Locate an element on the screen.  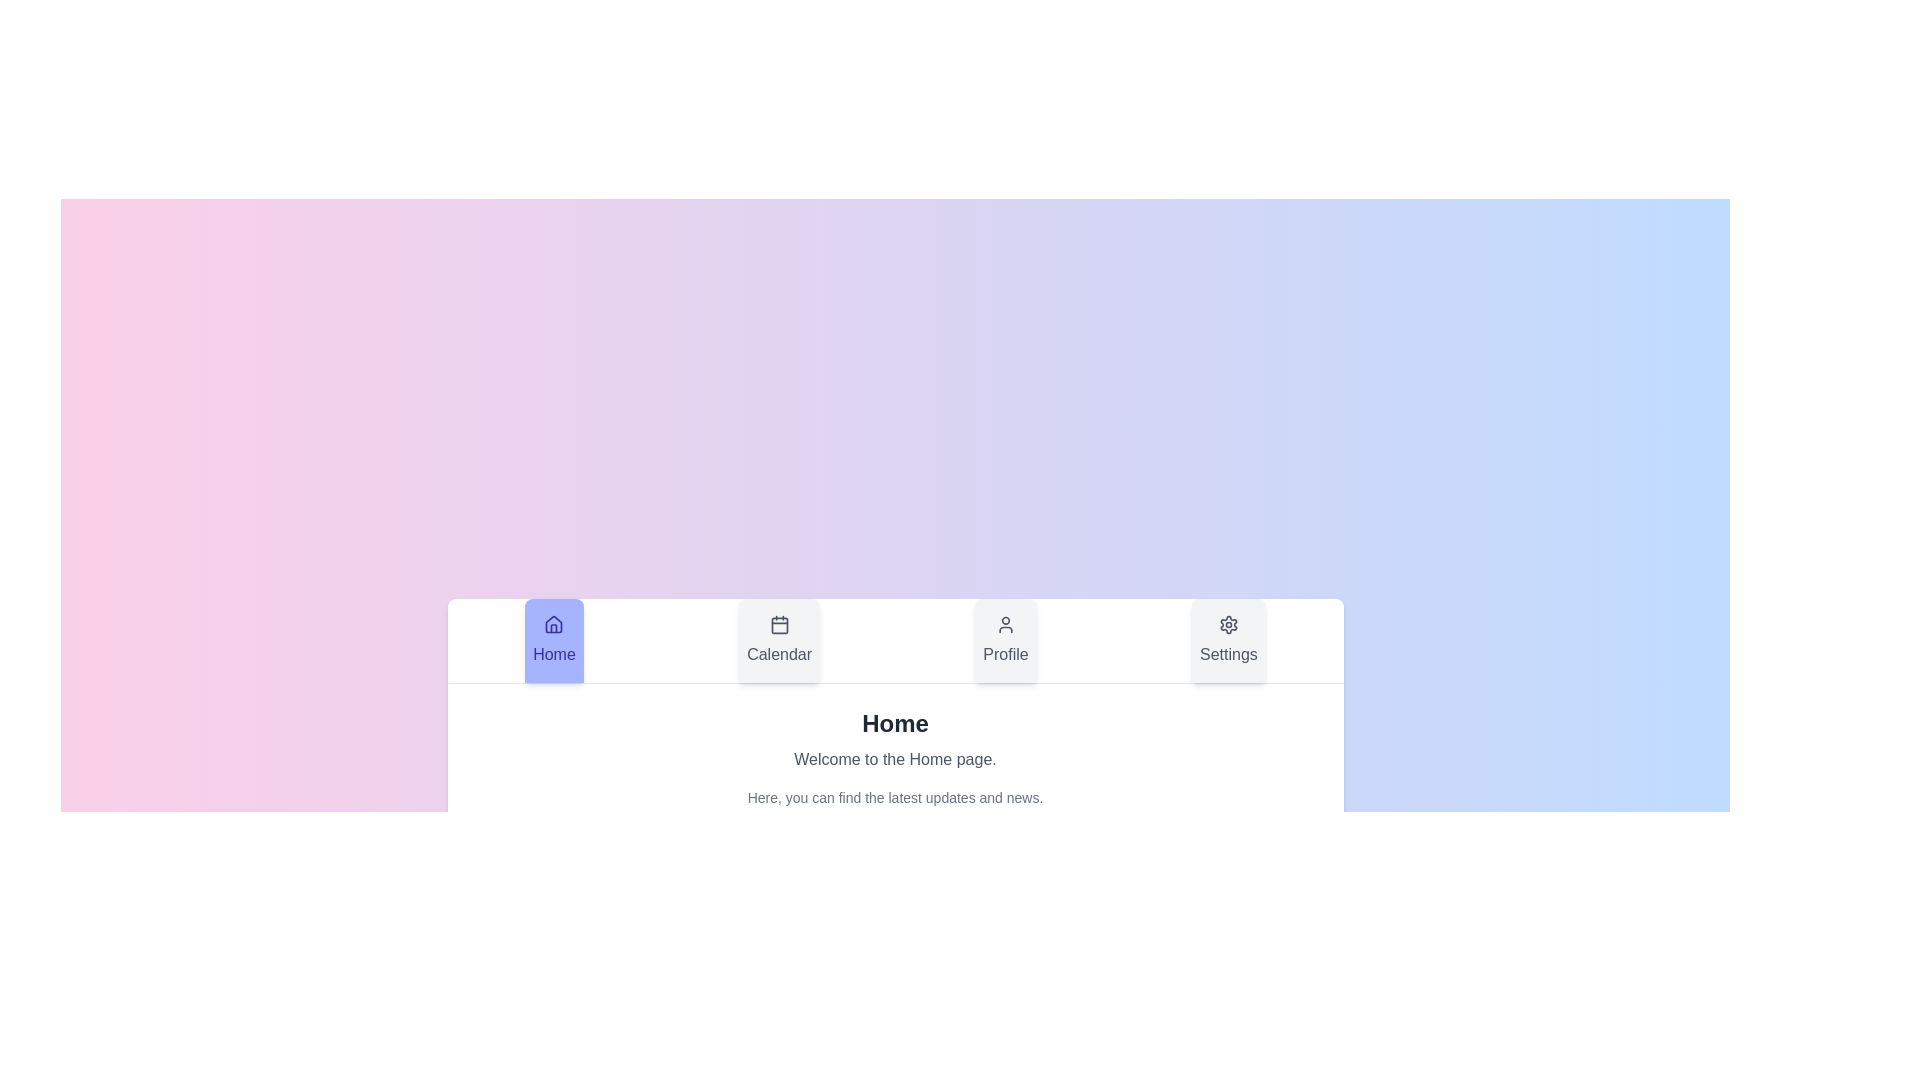
the tab labeled Home is located at coordinates (554, 640).